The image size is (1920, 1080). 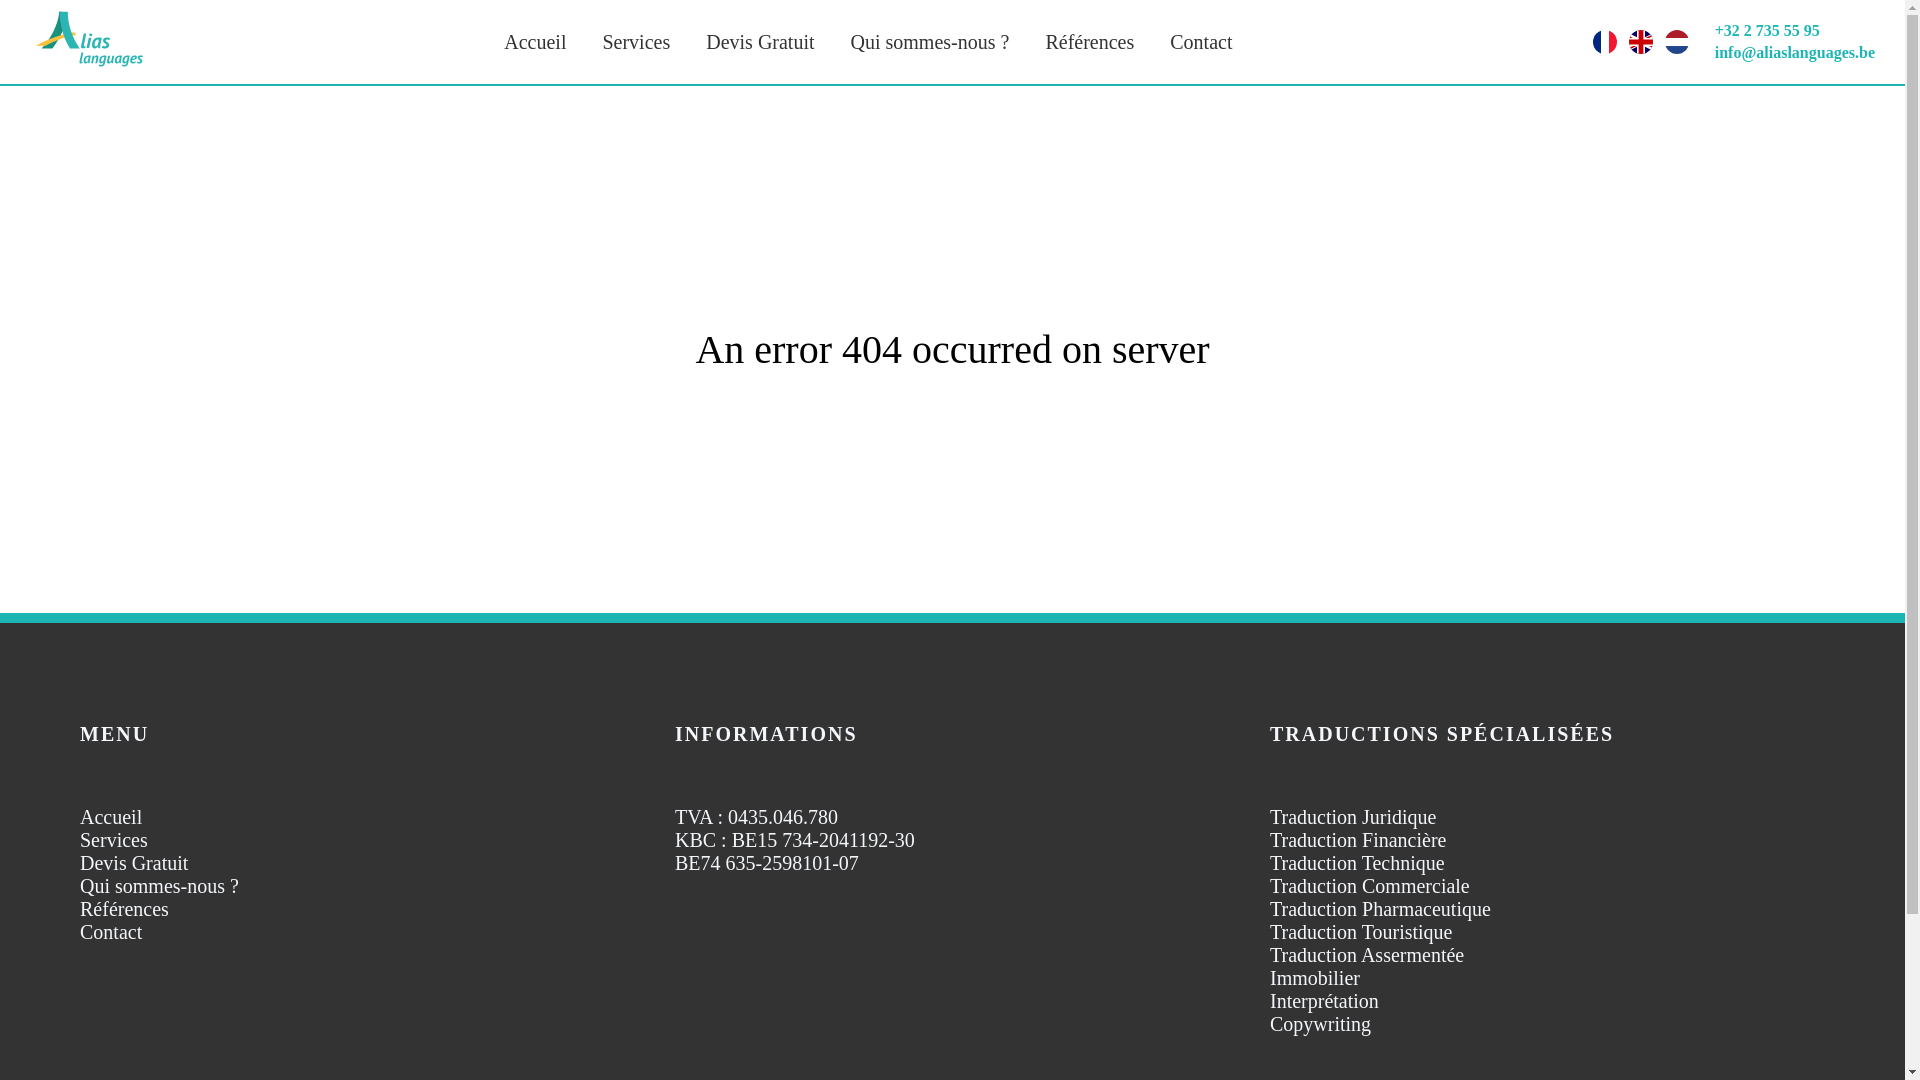 I want to click on 'Traduction Touristique', so click(x=1360, y=932).